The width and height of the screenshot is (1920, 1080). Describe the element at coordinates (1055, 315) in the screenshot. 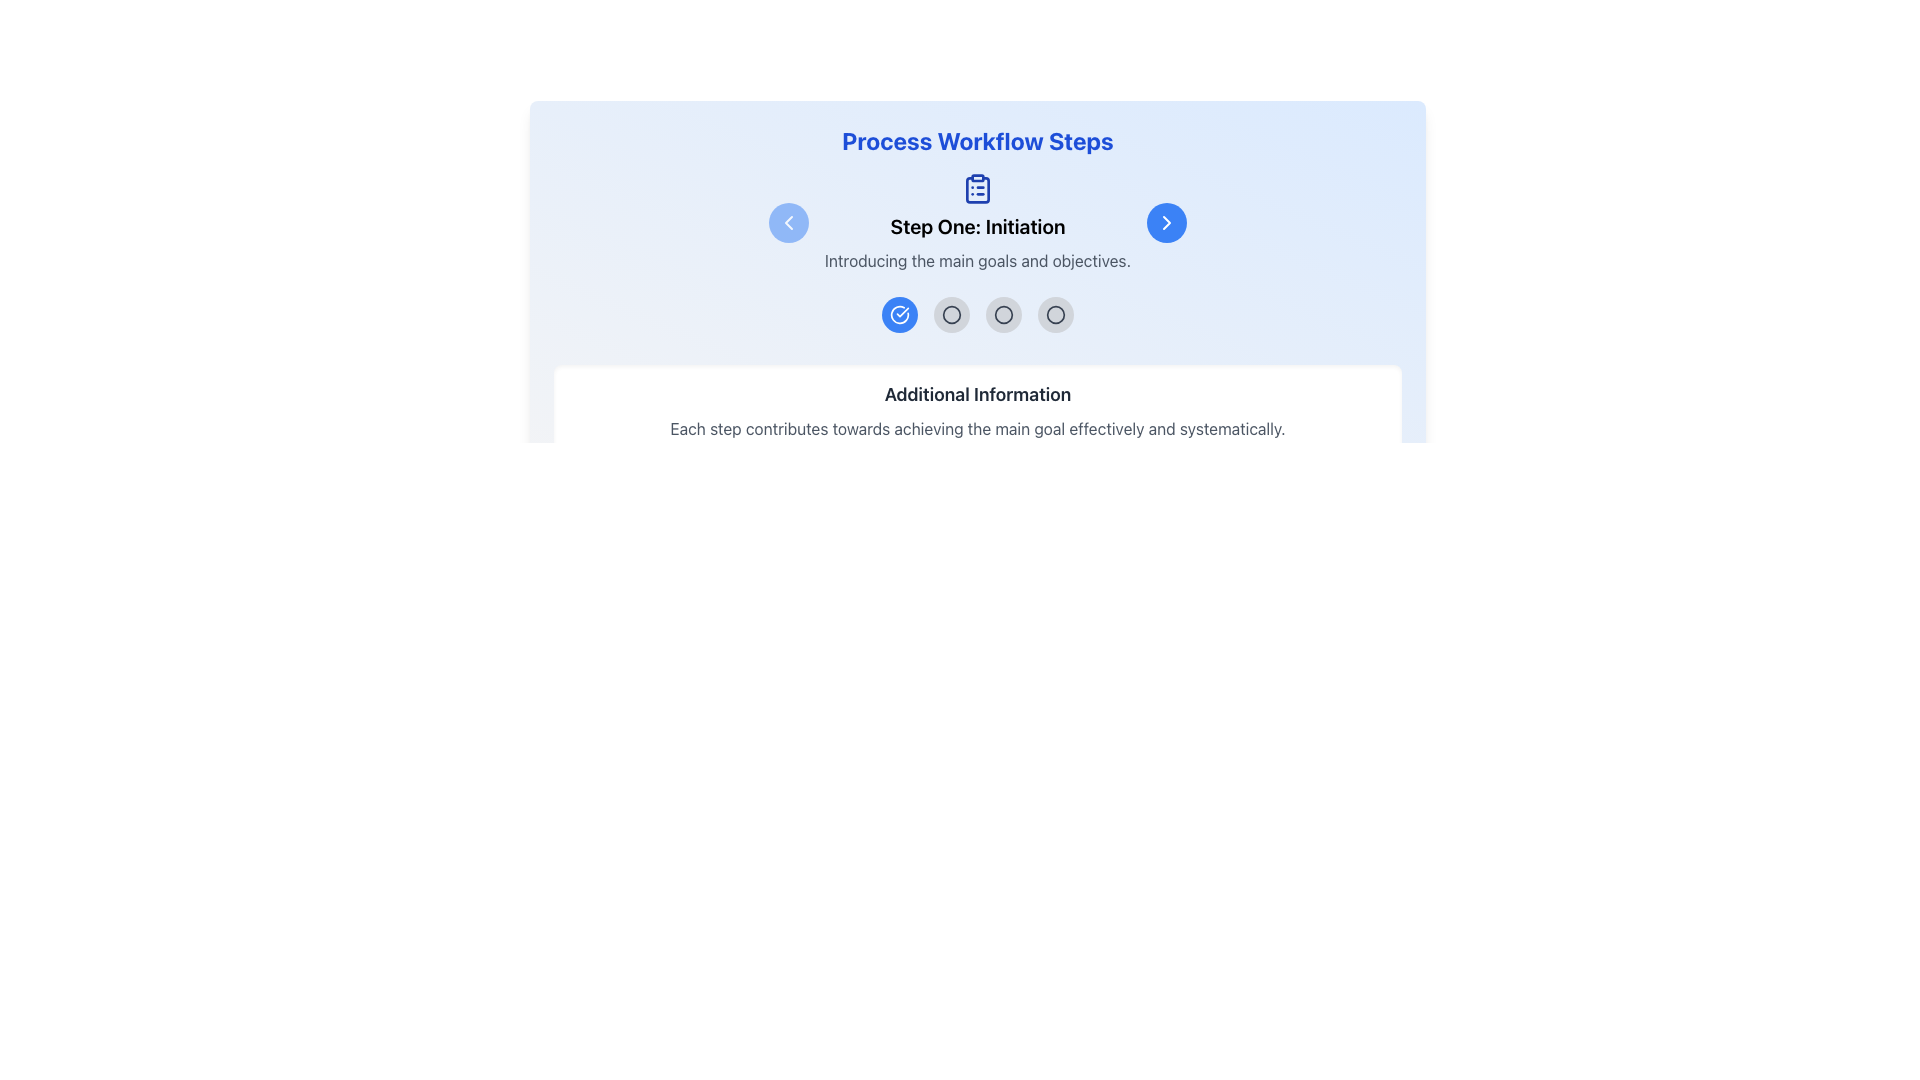

I see `the fourth circular button below the text 'Step One: Initiation'` at that location.